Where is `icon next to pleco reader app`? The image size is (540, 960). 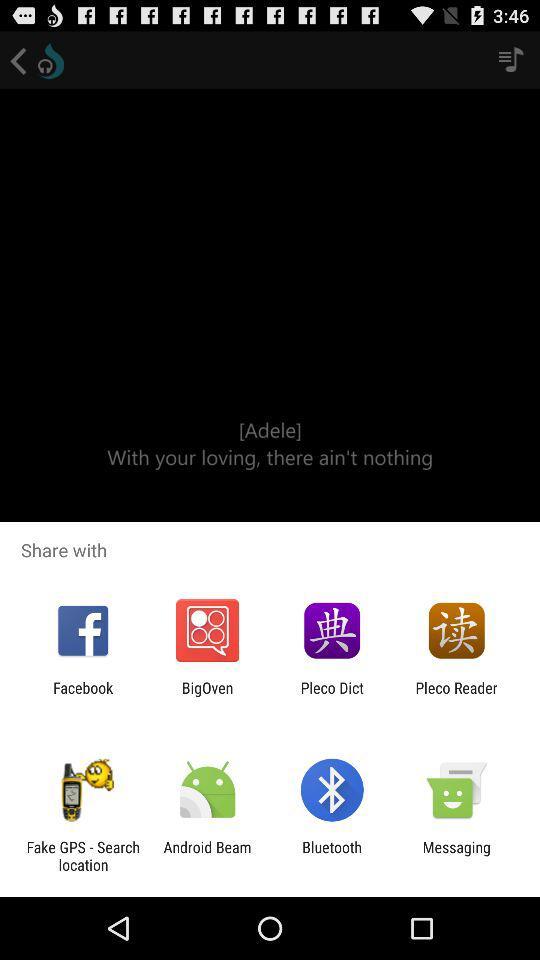
icon next to pleco reader app is located at coordinates (332, 696).